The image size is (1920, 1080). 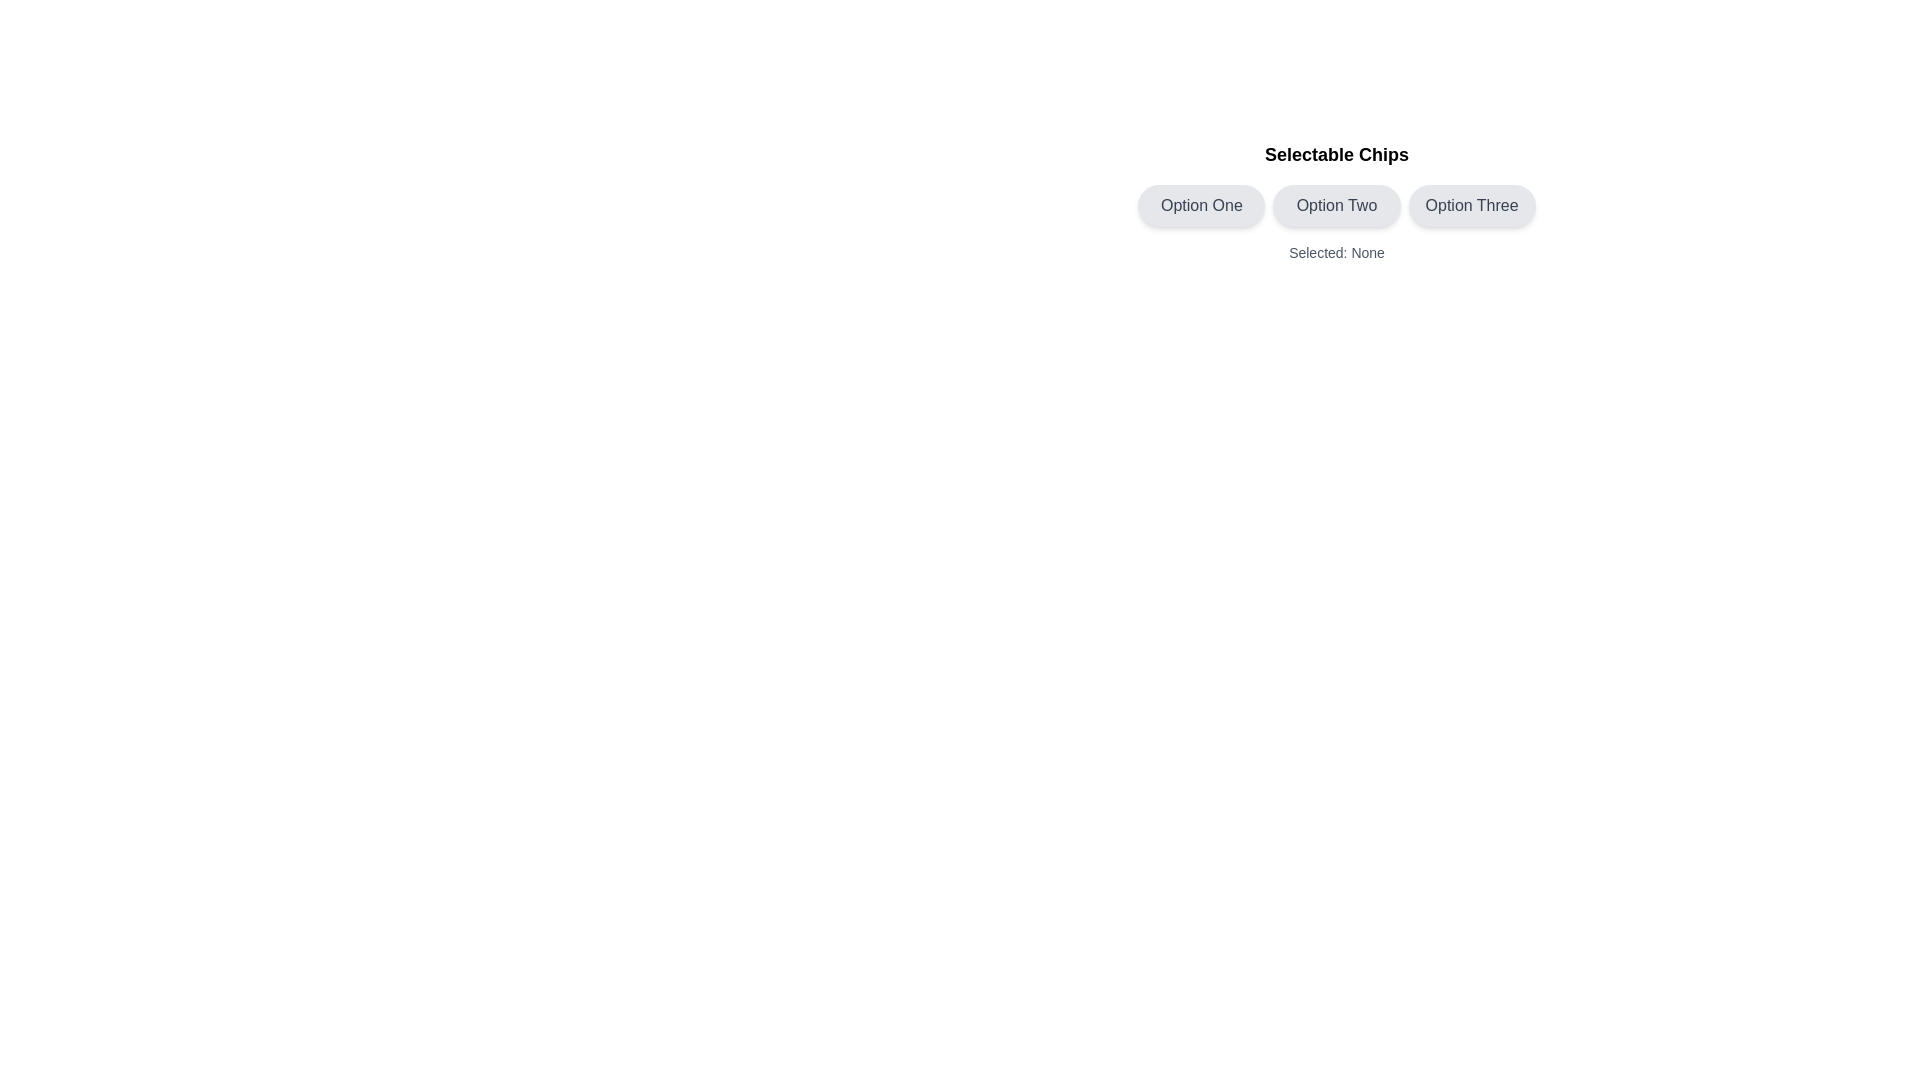 I want to click on the text label of the selectable chip labeled 'Option Two' which is the middle option in a row of three choices, so click(x=1336, y=205).